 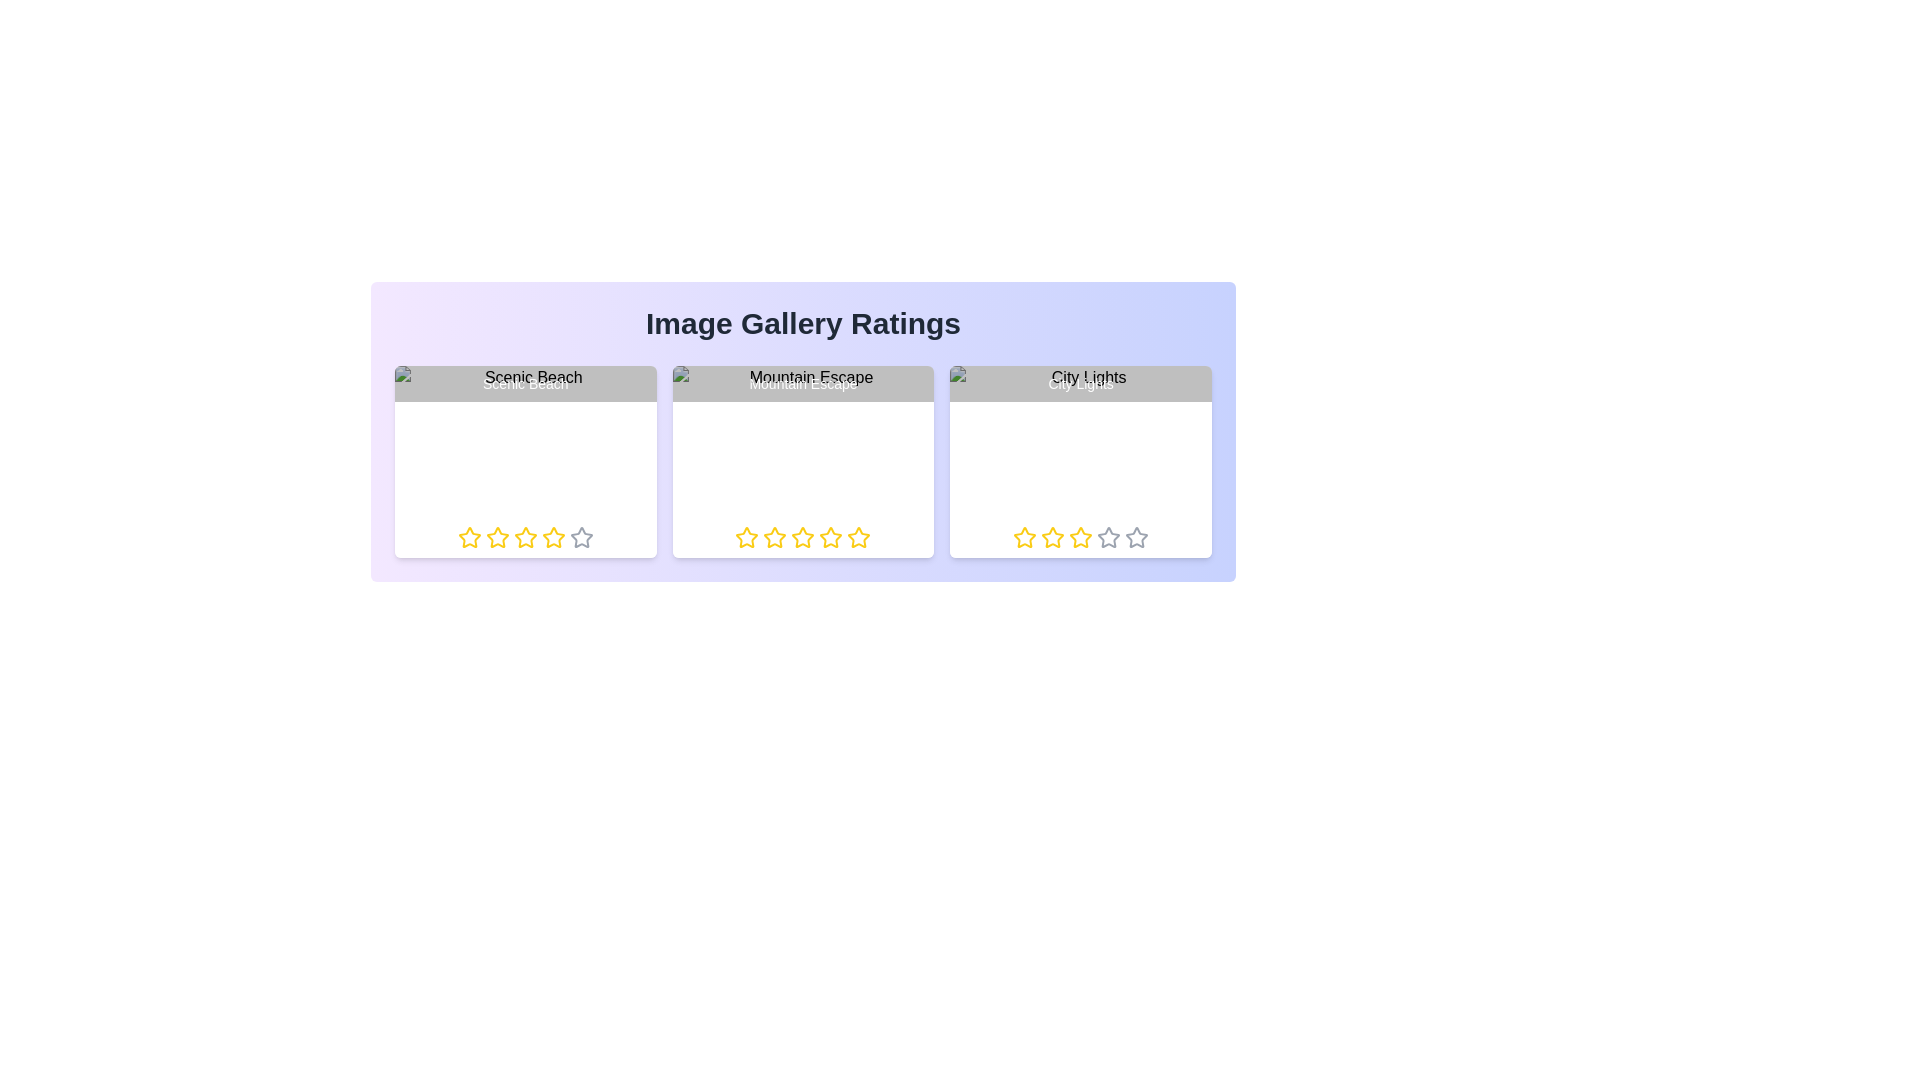 I want to click on the rating for the image titled 'City Lights' to 3 stars, so click(x=1068, y=536).